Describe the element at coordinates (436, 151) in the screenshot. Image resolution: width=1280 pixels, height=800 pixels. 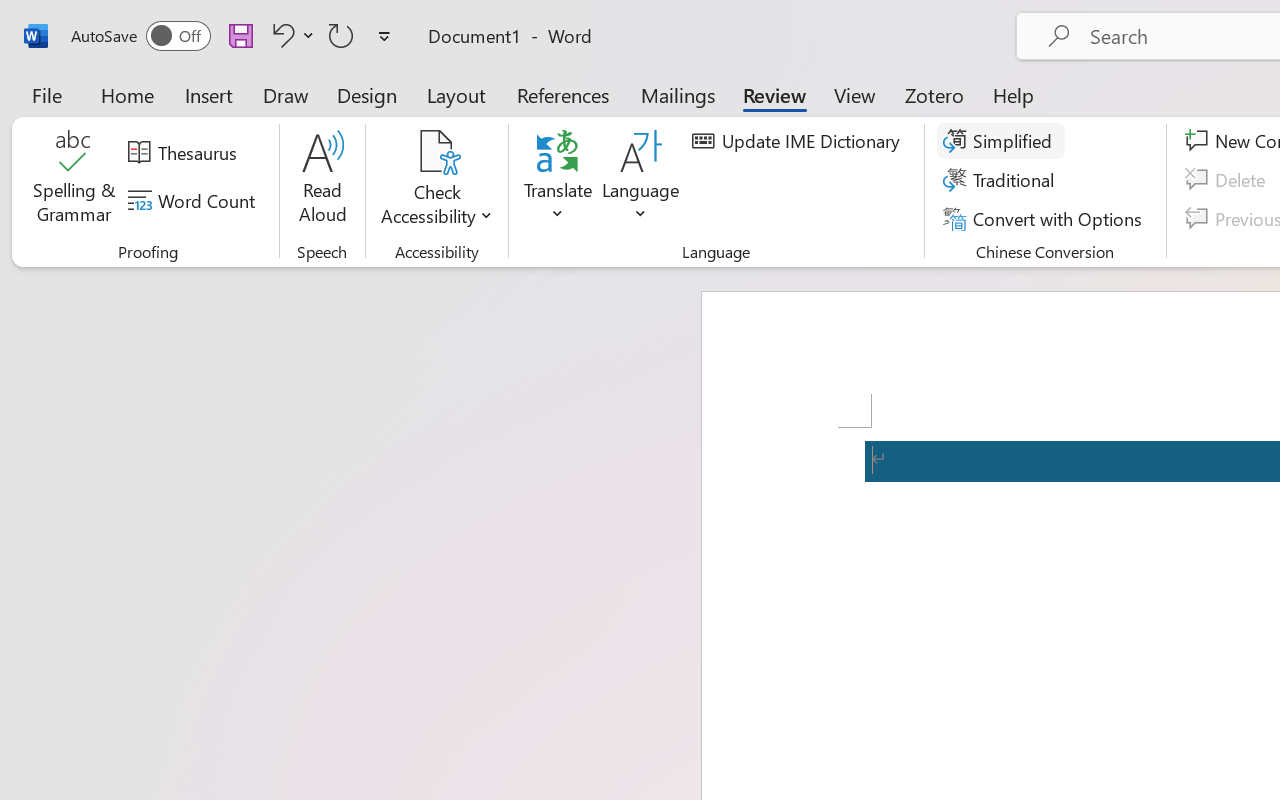
I see `'Check Accessibility'` at that location.